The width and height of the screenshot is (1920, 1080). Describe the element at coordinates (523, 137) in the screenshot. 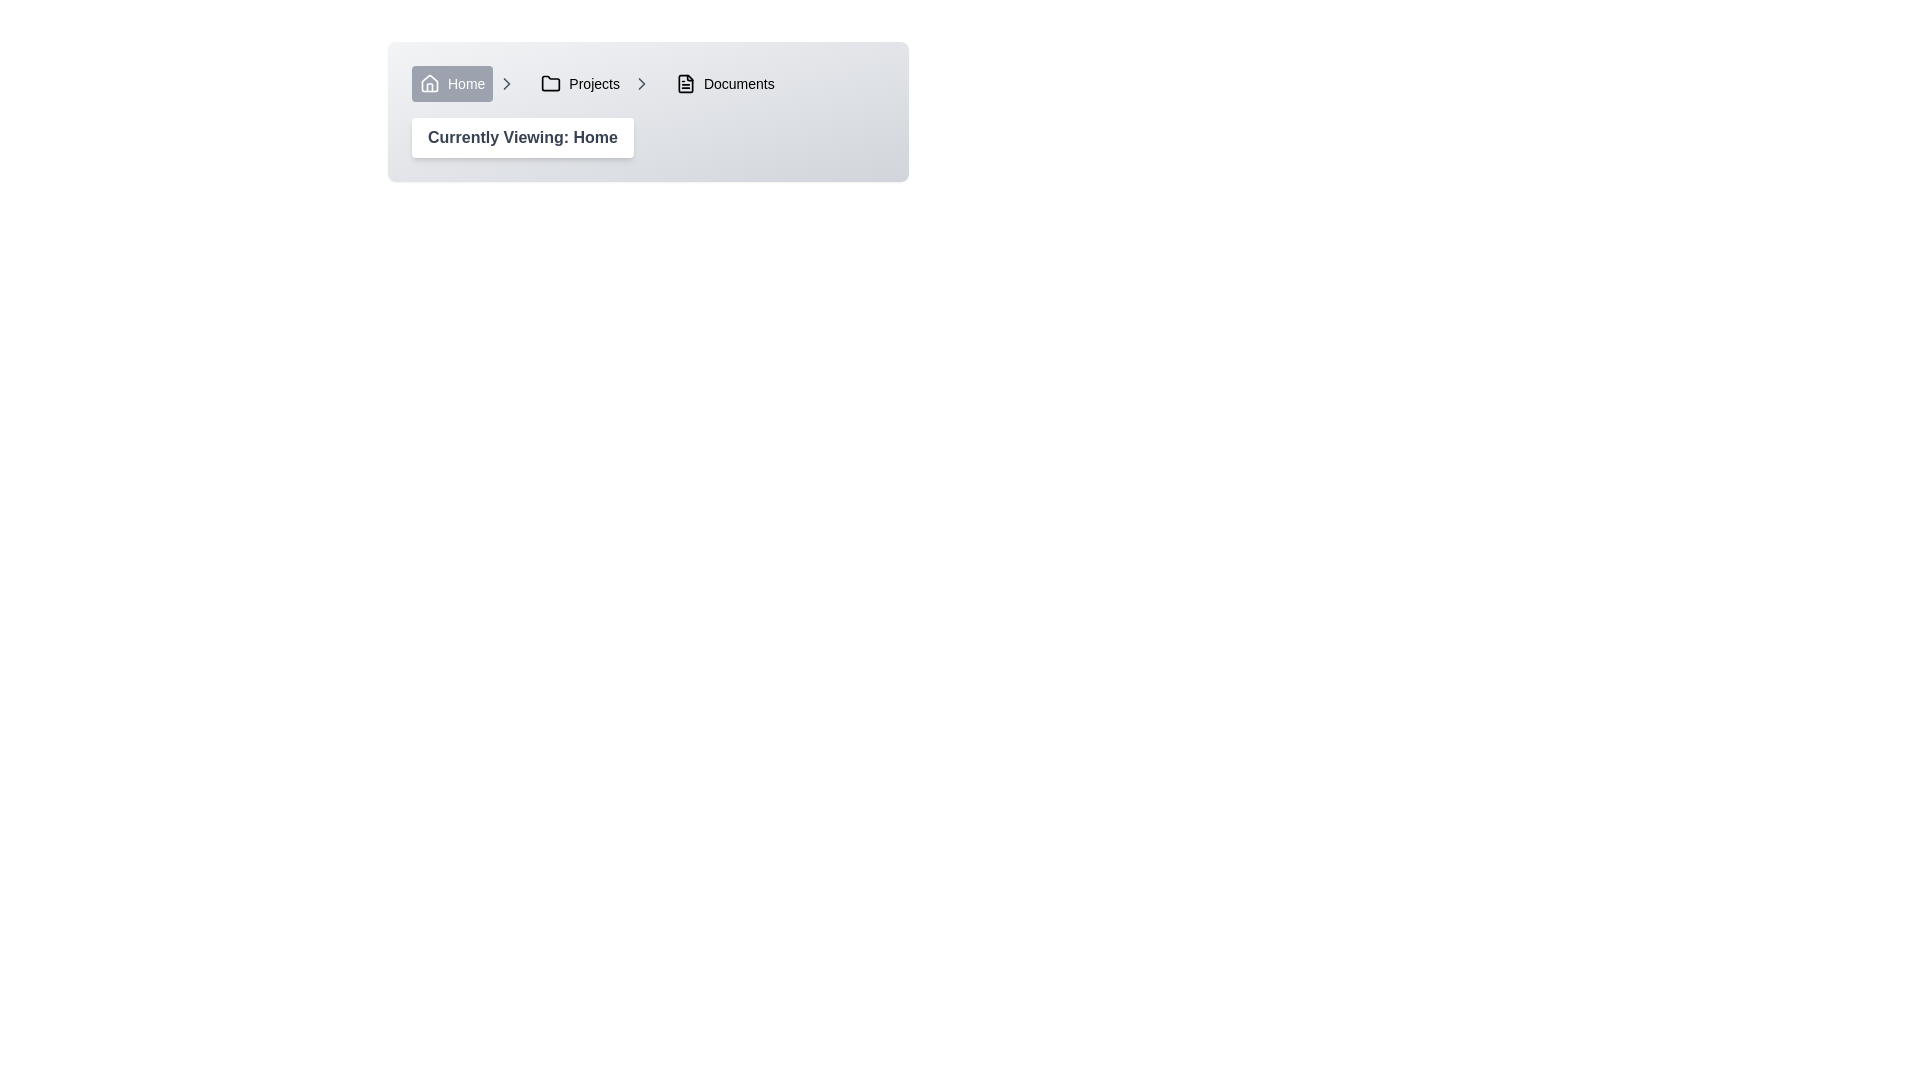

I see `text label that displays 'Currently Viewing: Home', which is styled in bold gray font, positioned beneath the breadcrumb navigation bar` at that location.